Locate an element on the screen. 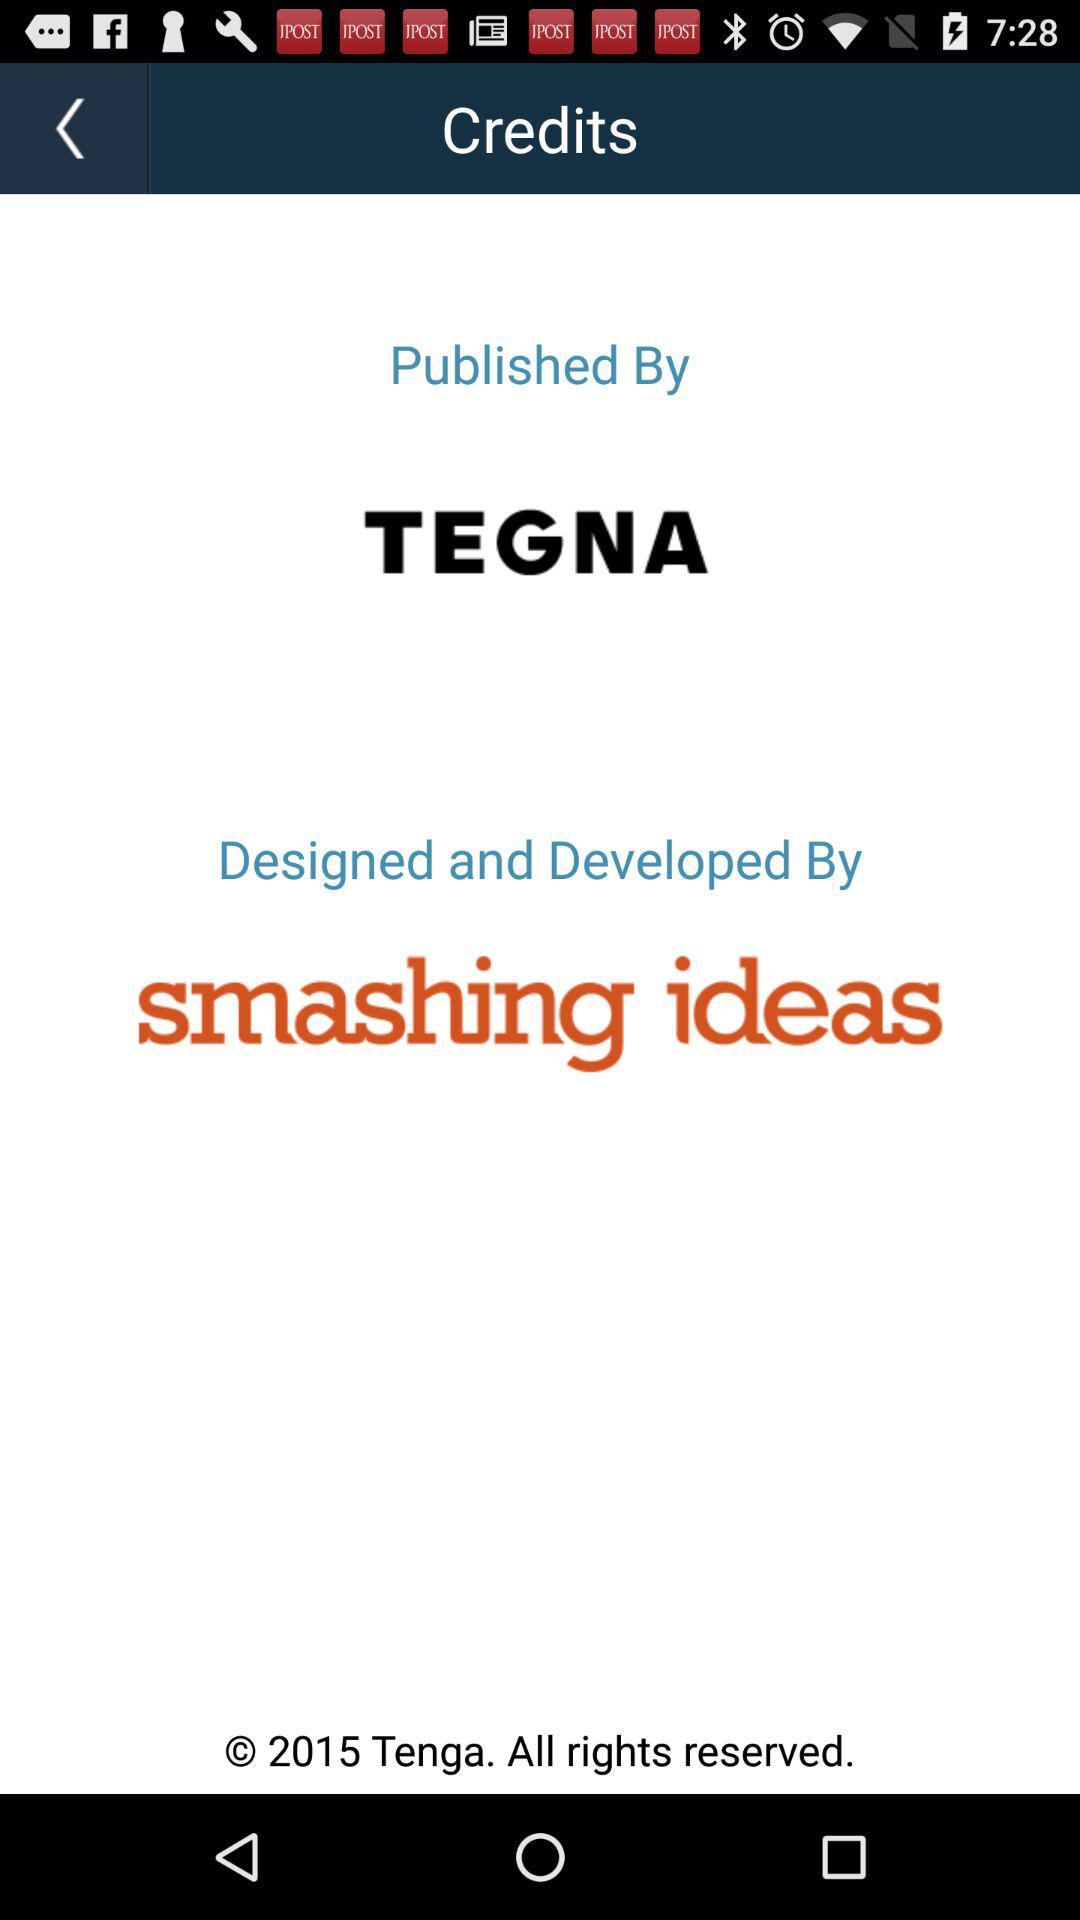  previous button is located at coordinates (74, 127).